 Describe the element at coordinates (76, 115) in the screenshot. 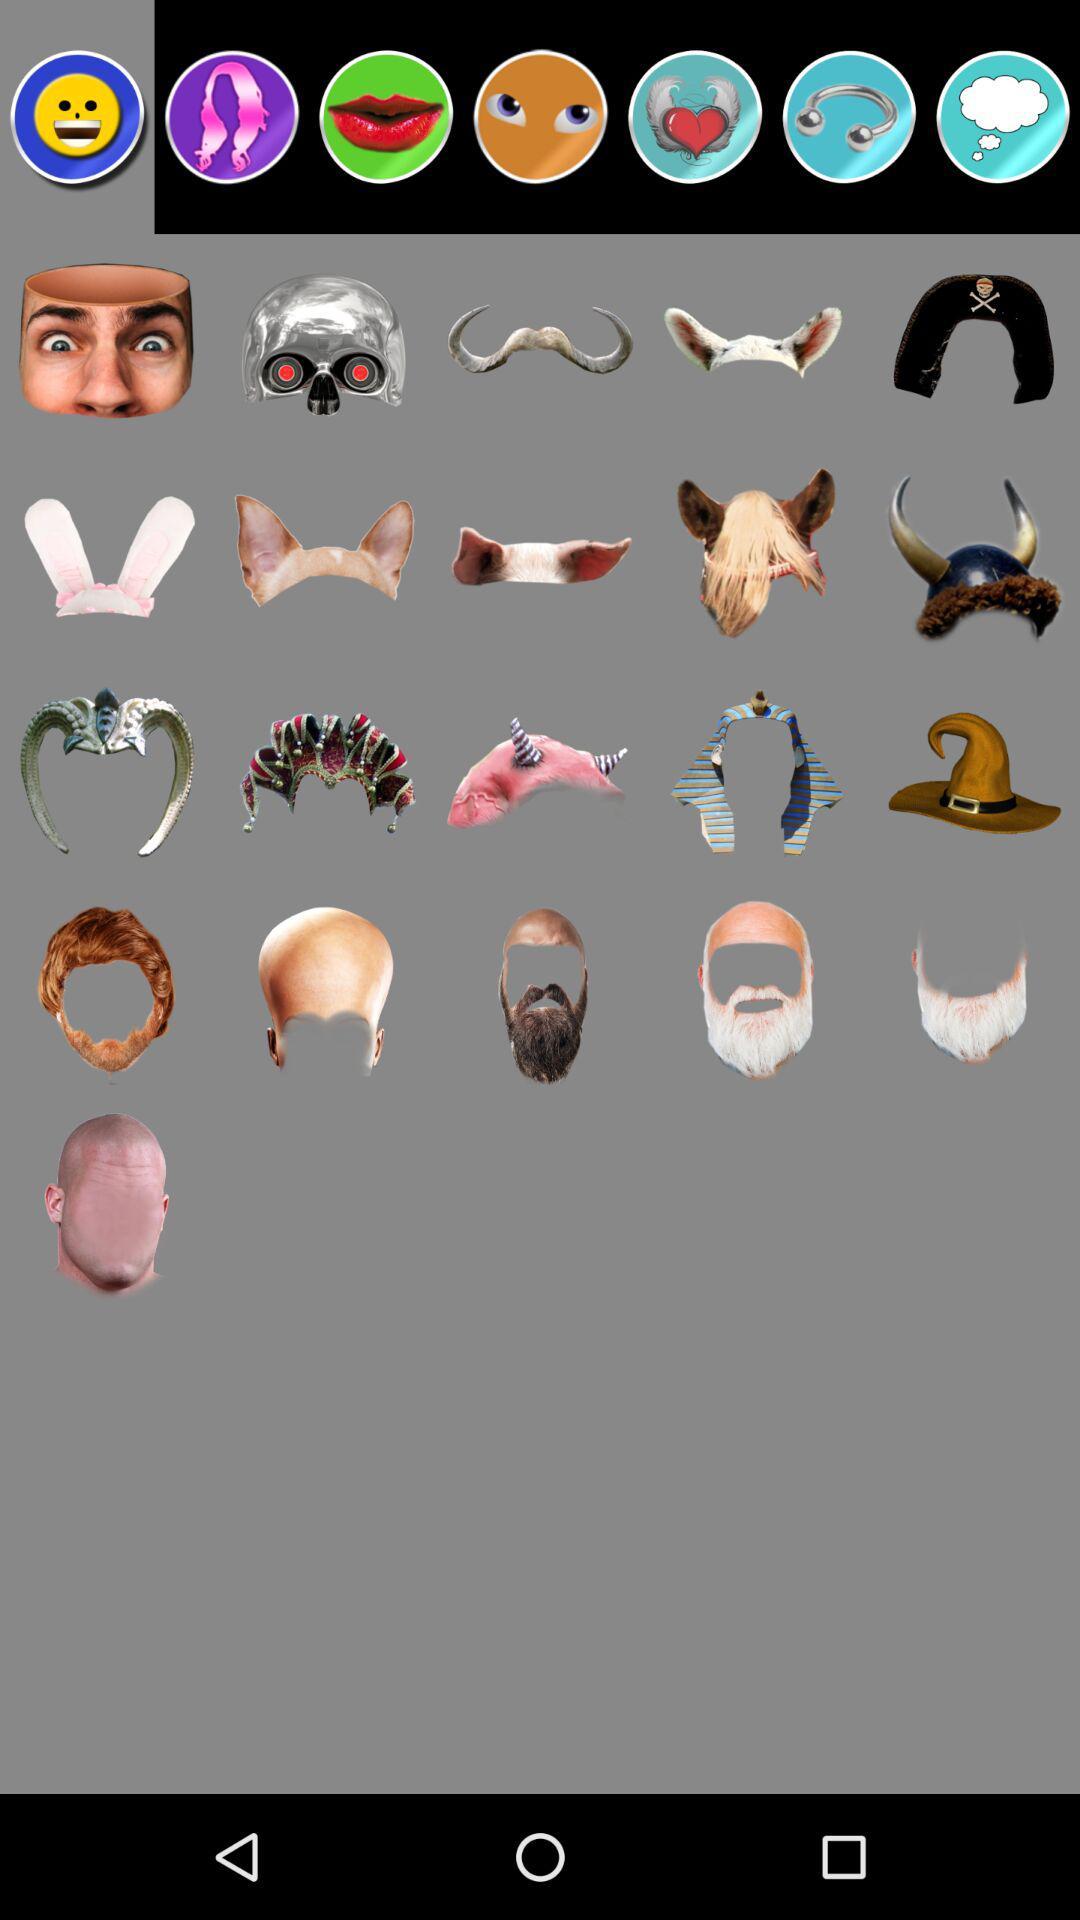

I see `face` at that location.